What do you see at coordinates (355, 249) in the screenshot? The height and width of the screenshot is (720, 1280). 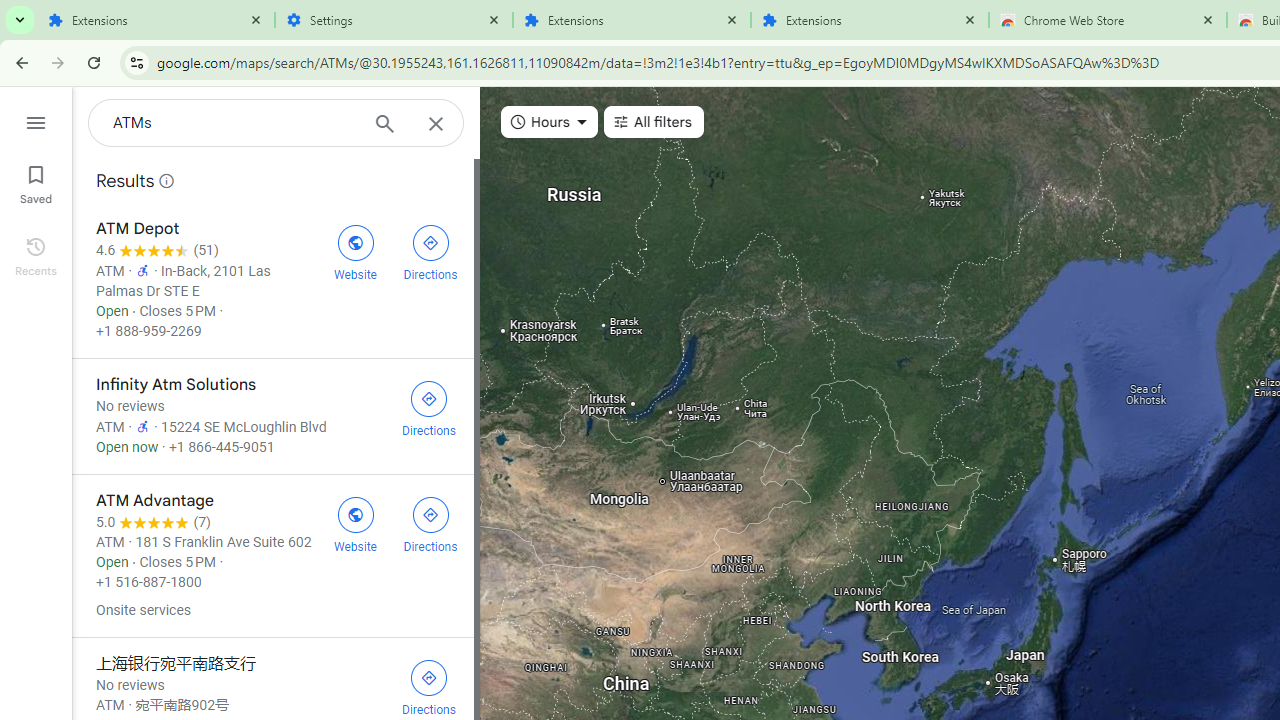 I see `'Visit ATM Depot'` at bounding box center [355, 249].